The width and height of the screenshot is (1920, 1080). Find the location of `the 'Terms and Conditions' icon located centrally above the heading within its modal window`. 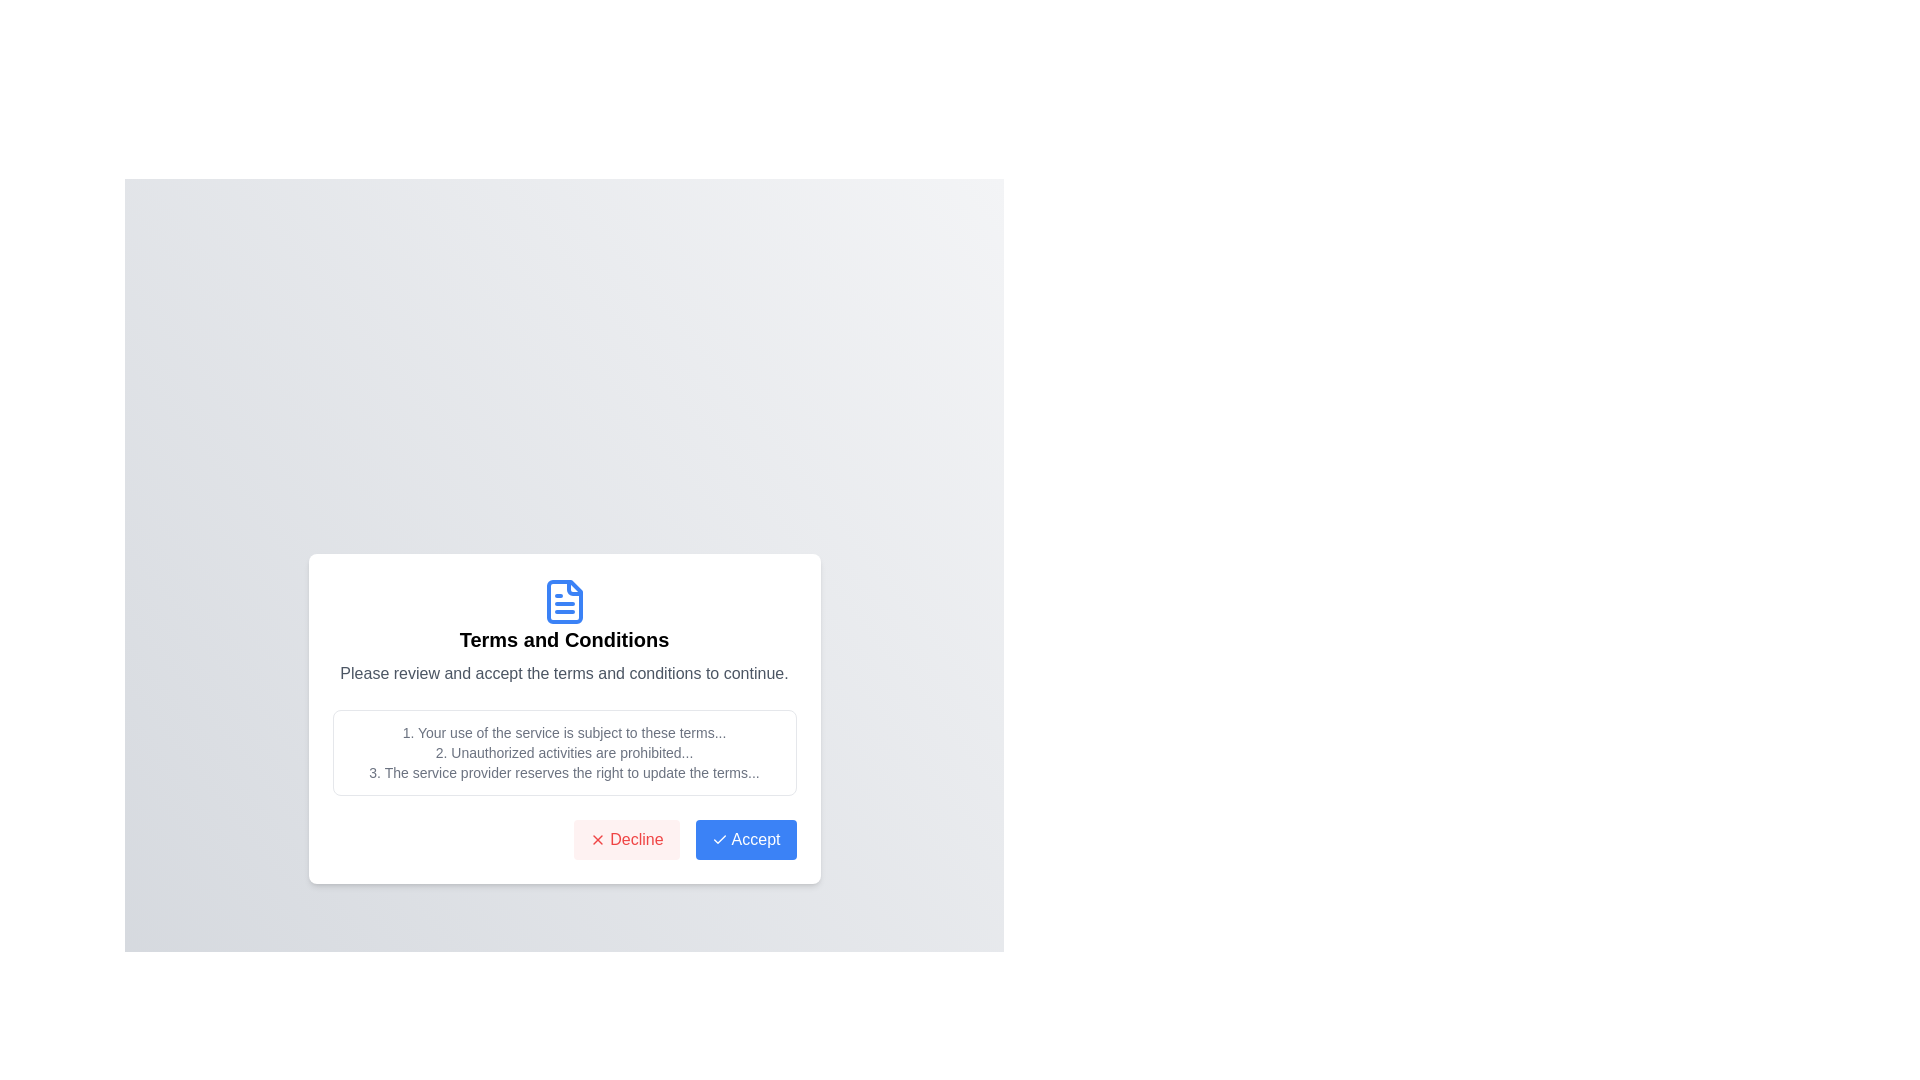

the 'Terms and Conditions' icon located centrally above the heading within its modal window is located at coordinates (563, 600).